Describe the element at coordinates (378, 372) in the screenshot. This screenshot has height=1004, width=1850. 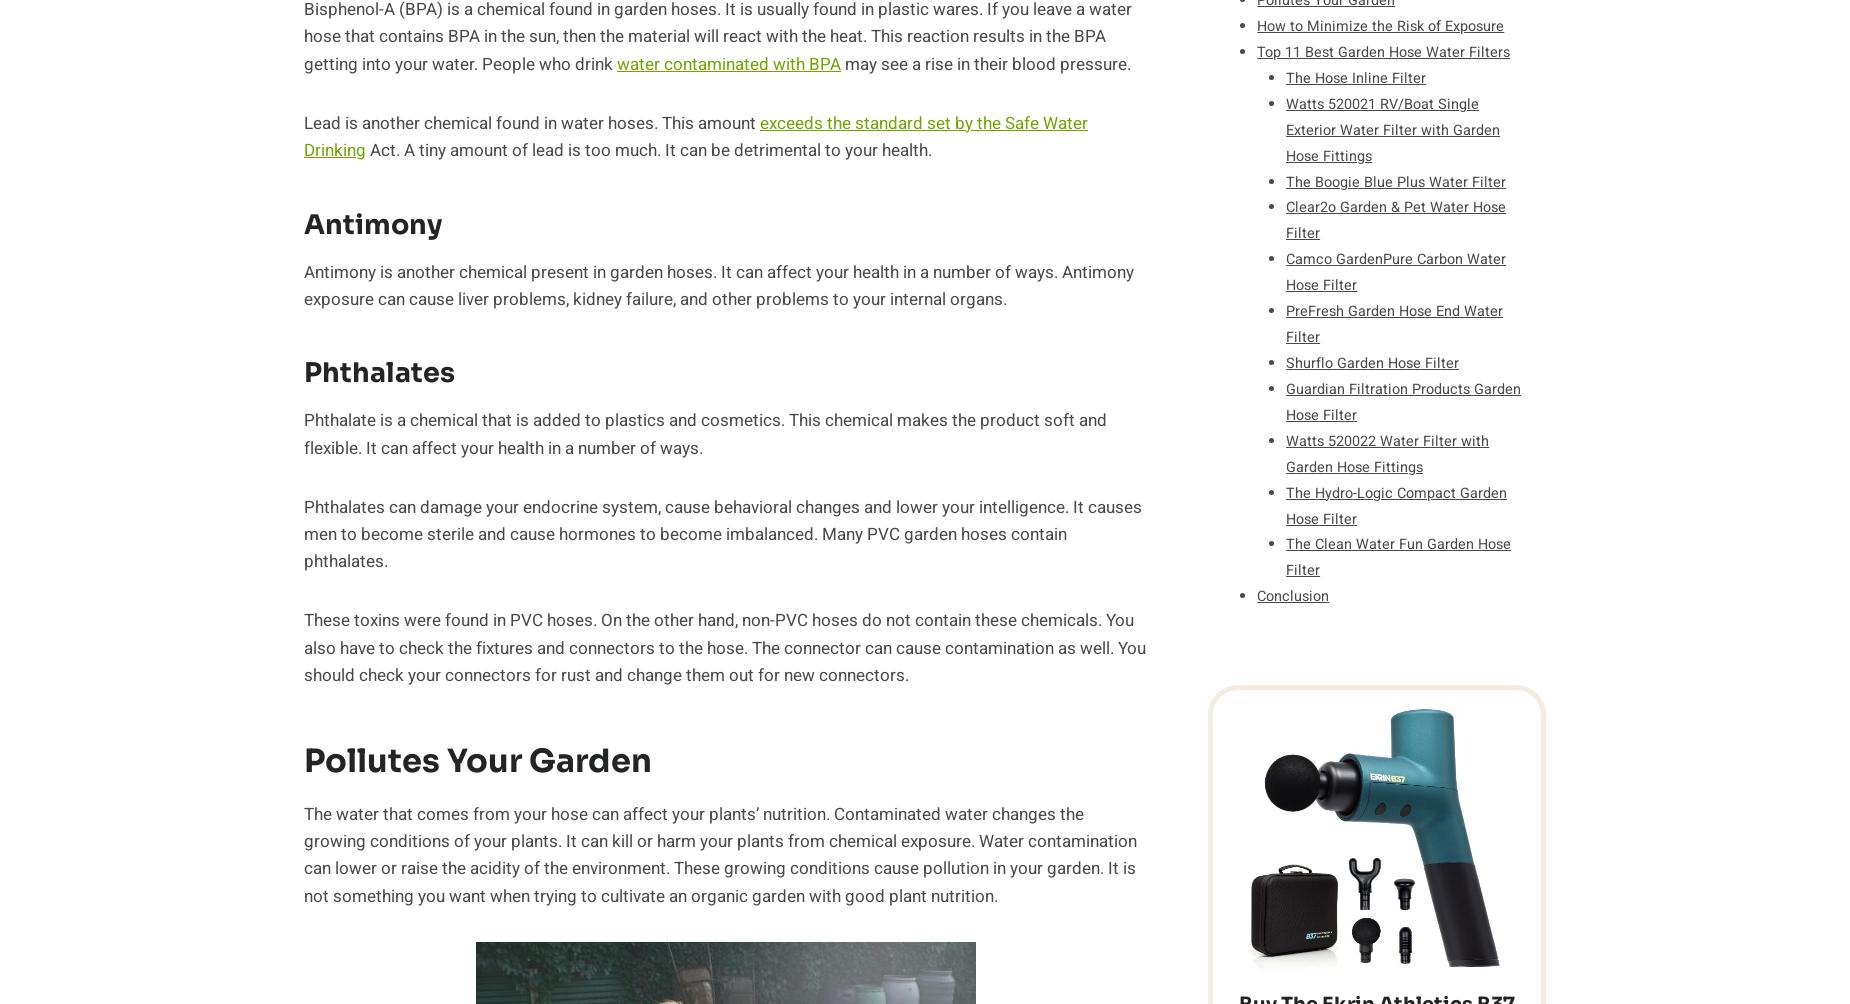
I see `'Phthalates'` at that location.